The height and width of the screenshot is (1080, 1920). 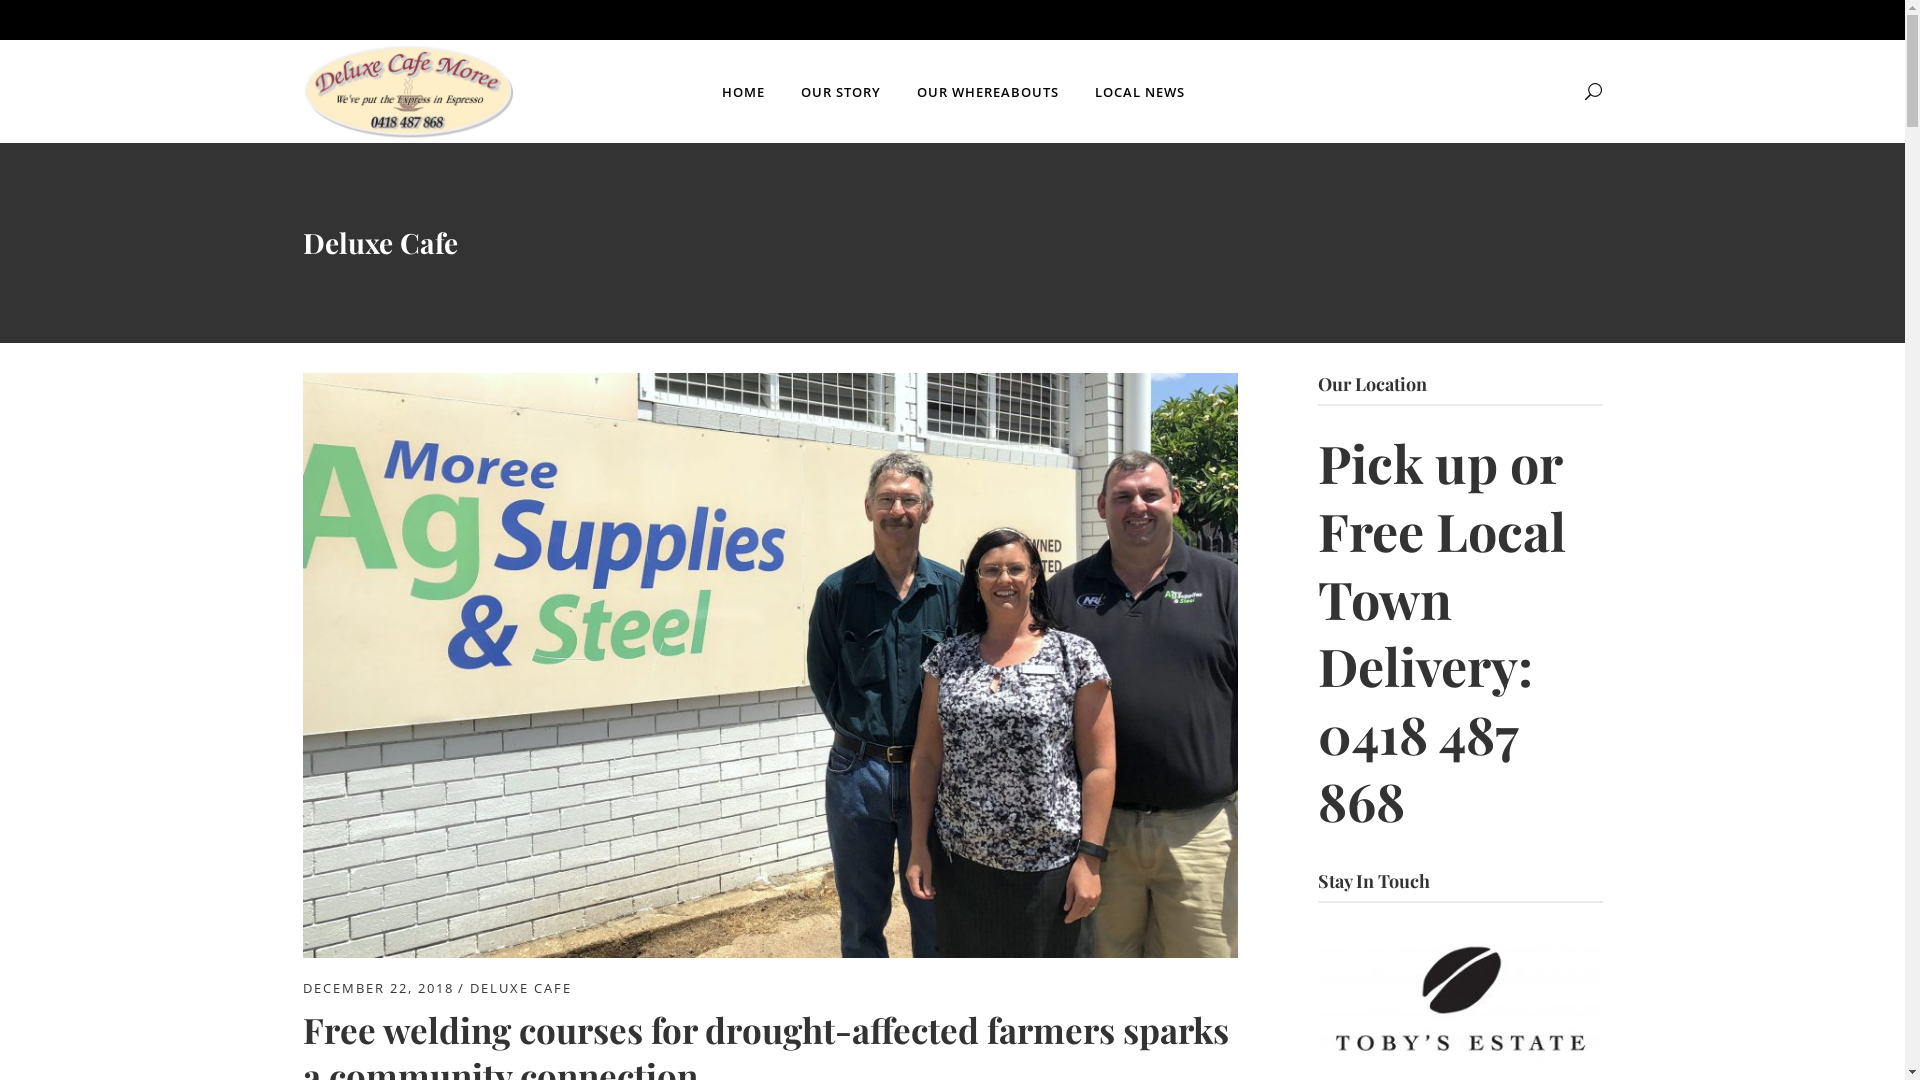 What do you see at coordinates (840, 91) in the screenshot?
I see `'OUR STORY'` at bounding box center [840, 91].